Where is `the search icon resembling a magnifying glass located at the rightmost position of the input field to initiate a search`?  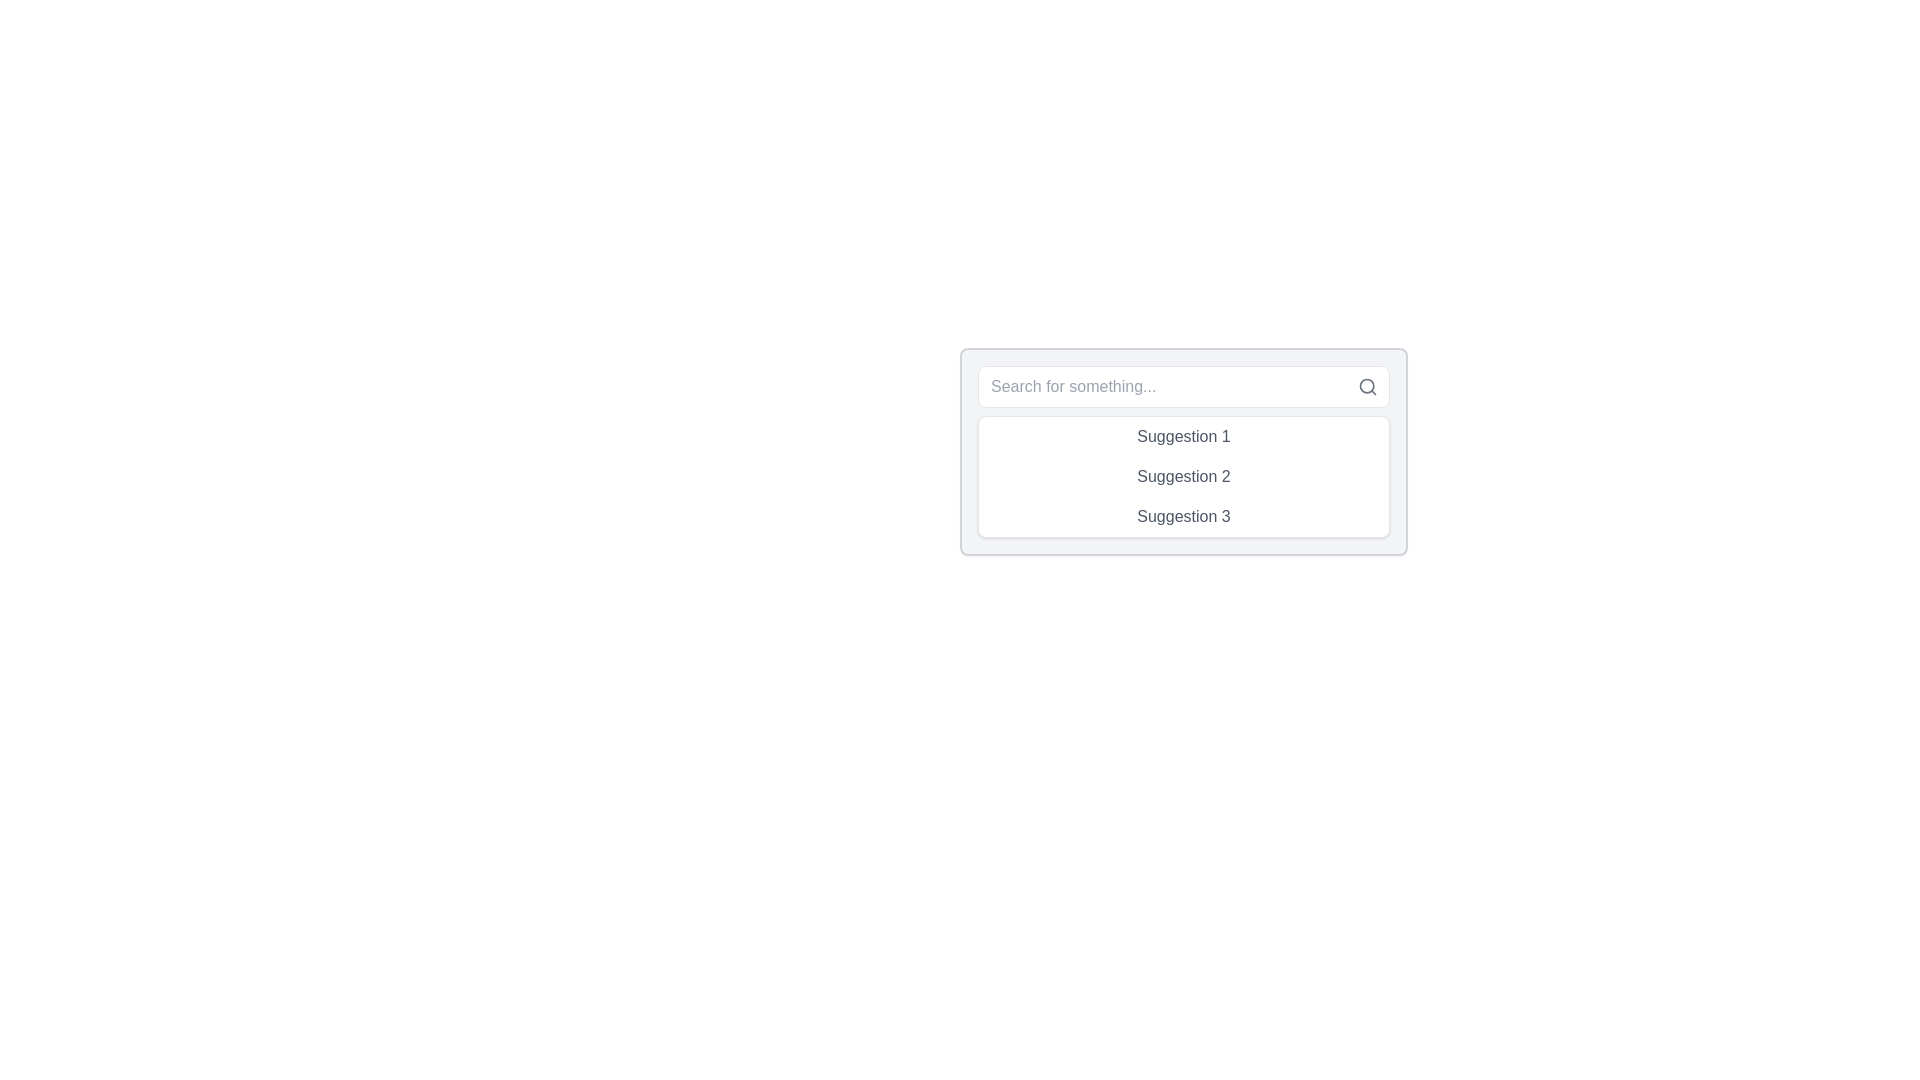
the search icon resembling a magnifying glass located at the rightmost position of the input field to initiate a search is located at coordinates (1367, 386).